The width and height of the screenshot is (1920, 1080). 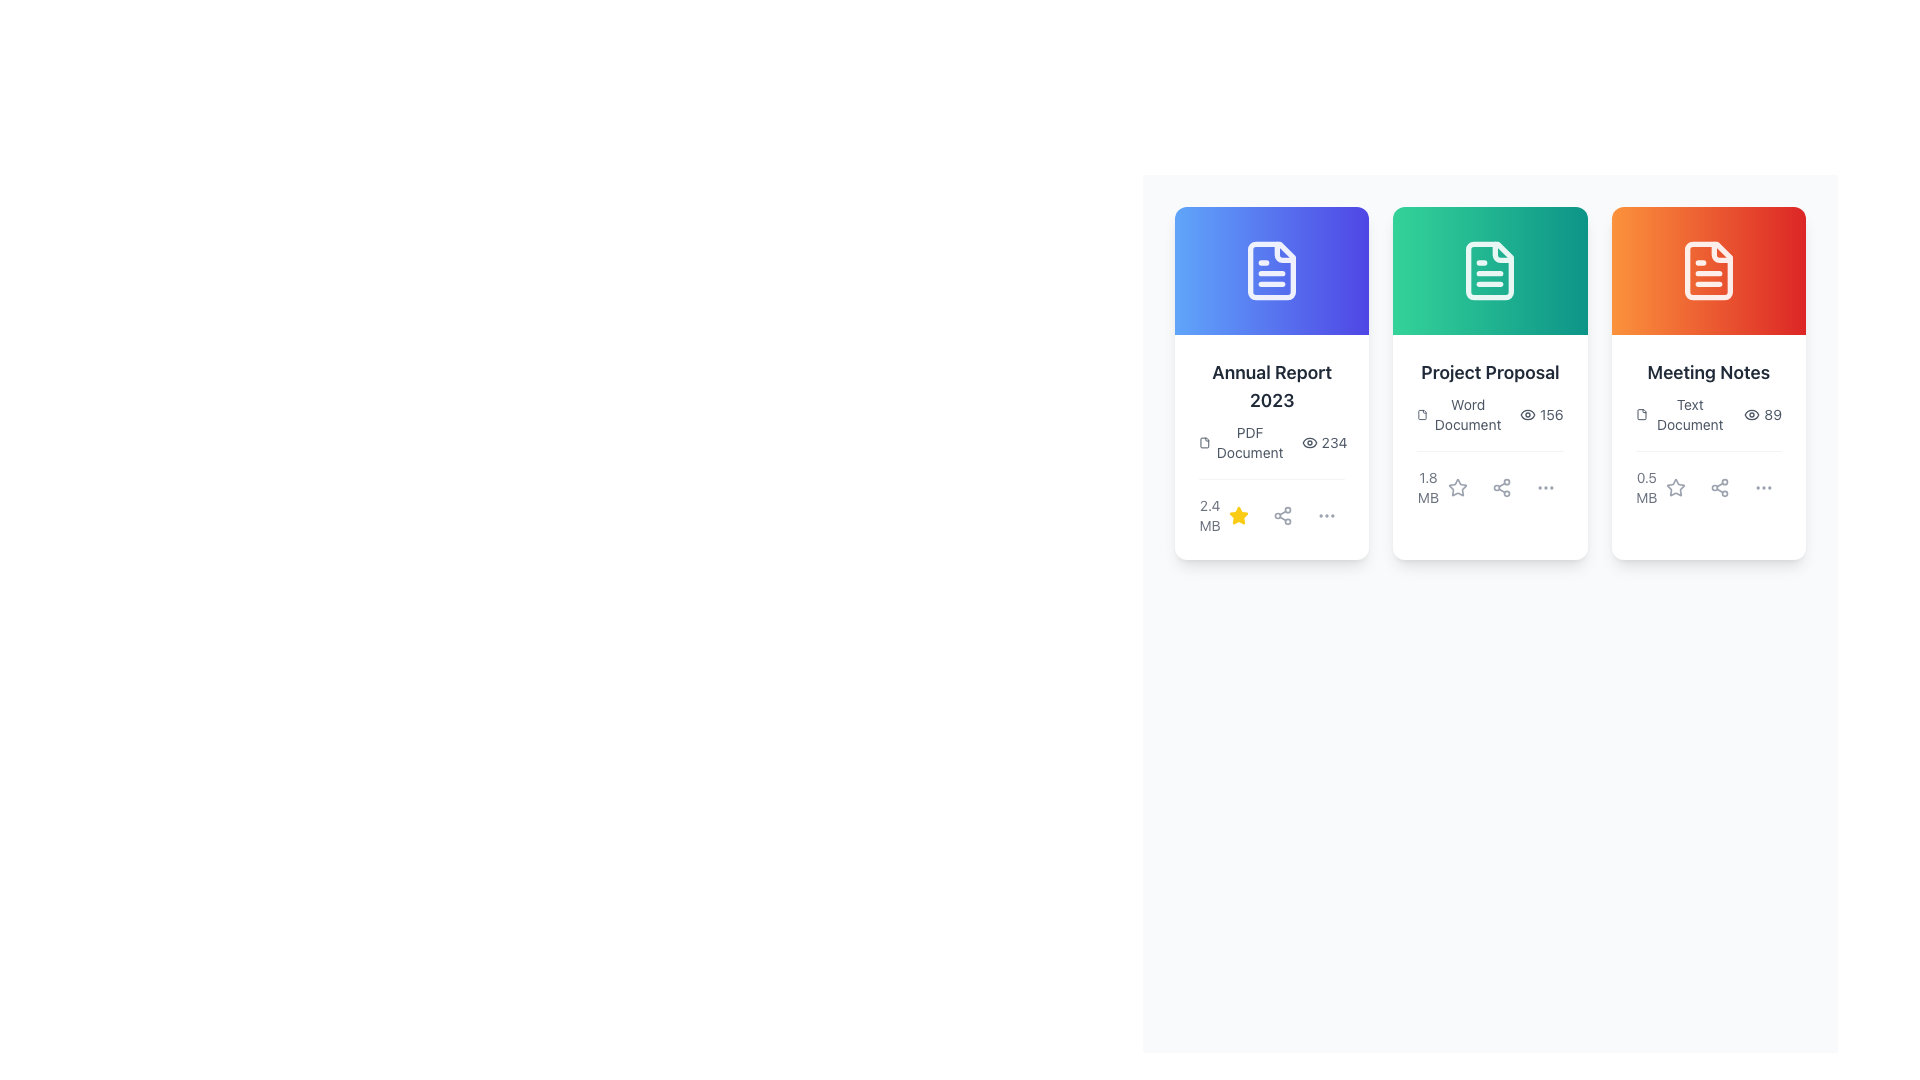 I want to click on the favorite icon button located near the bottom center of the 'Annual Report 2023' card, which is the first icon in the group to the left of the share icon and to the right of the file size label ('2.4 MB'), so click(x=1238, y=515).